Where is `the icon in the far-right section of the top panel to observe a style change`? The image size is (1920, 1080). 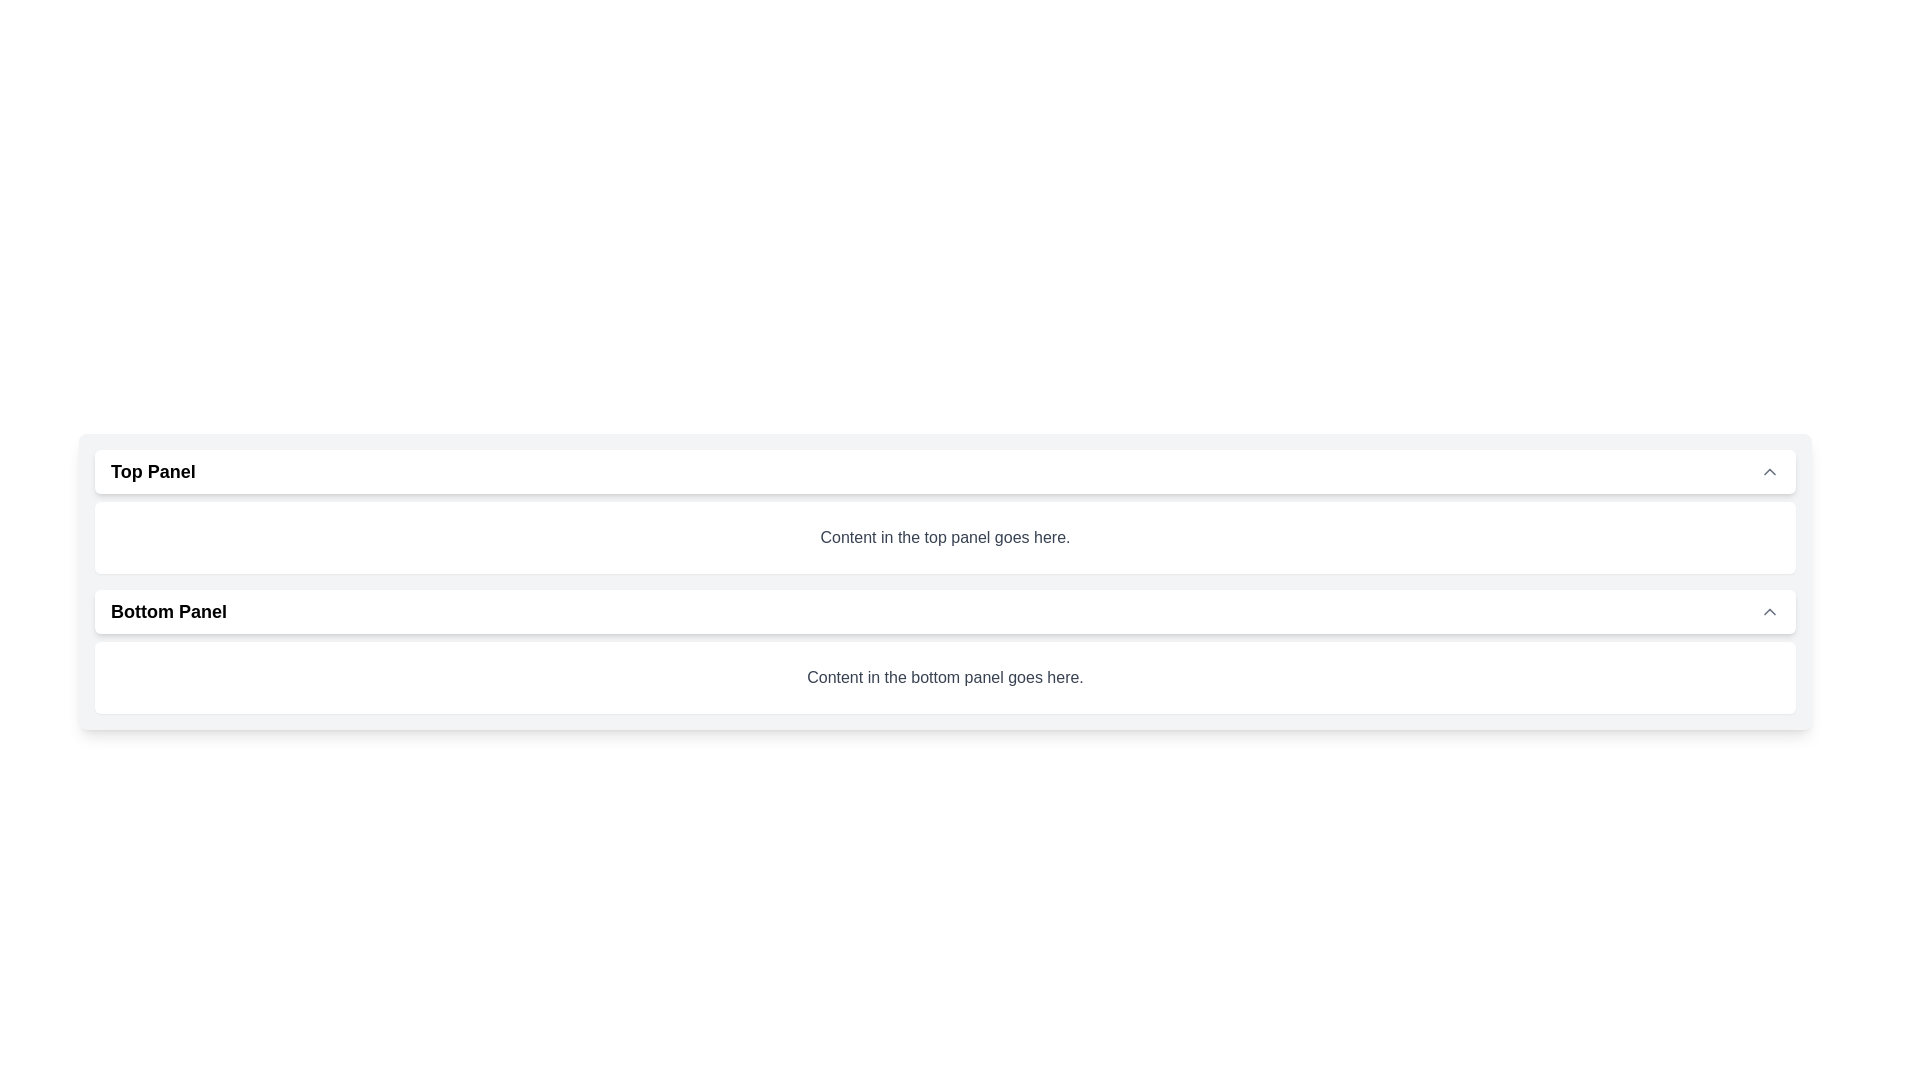 the icon in the far-right section of the top panel to observe a style change is located at coordinates (1770, 471).